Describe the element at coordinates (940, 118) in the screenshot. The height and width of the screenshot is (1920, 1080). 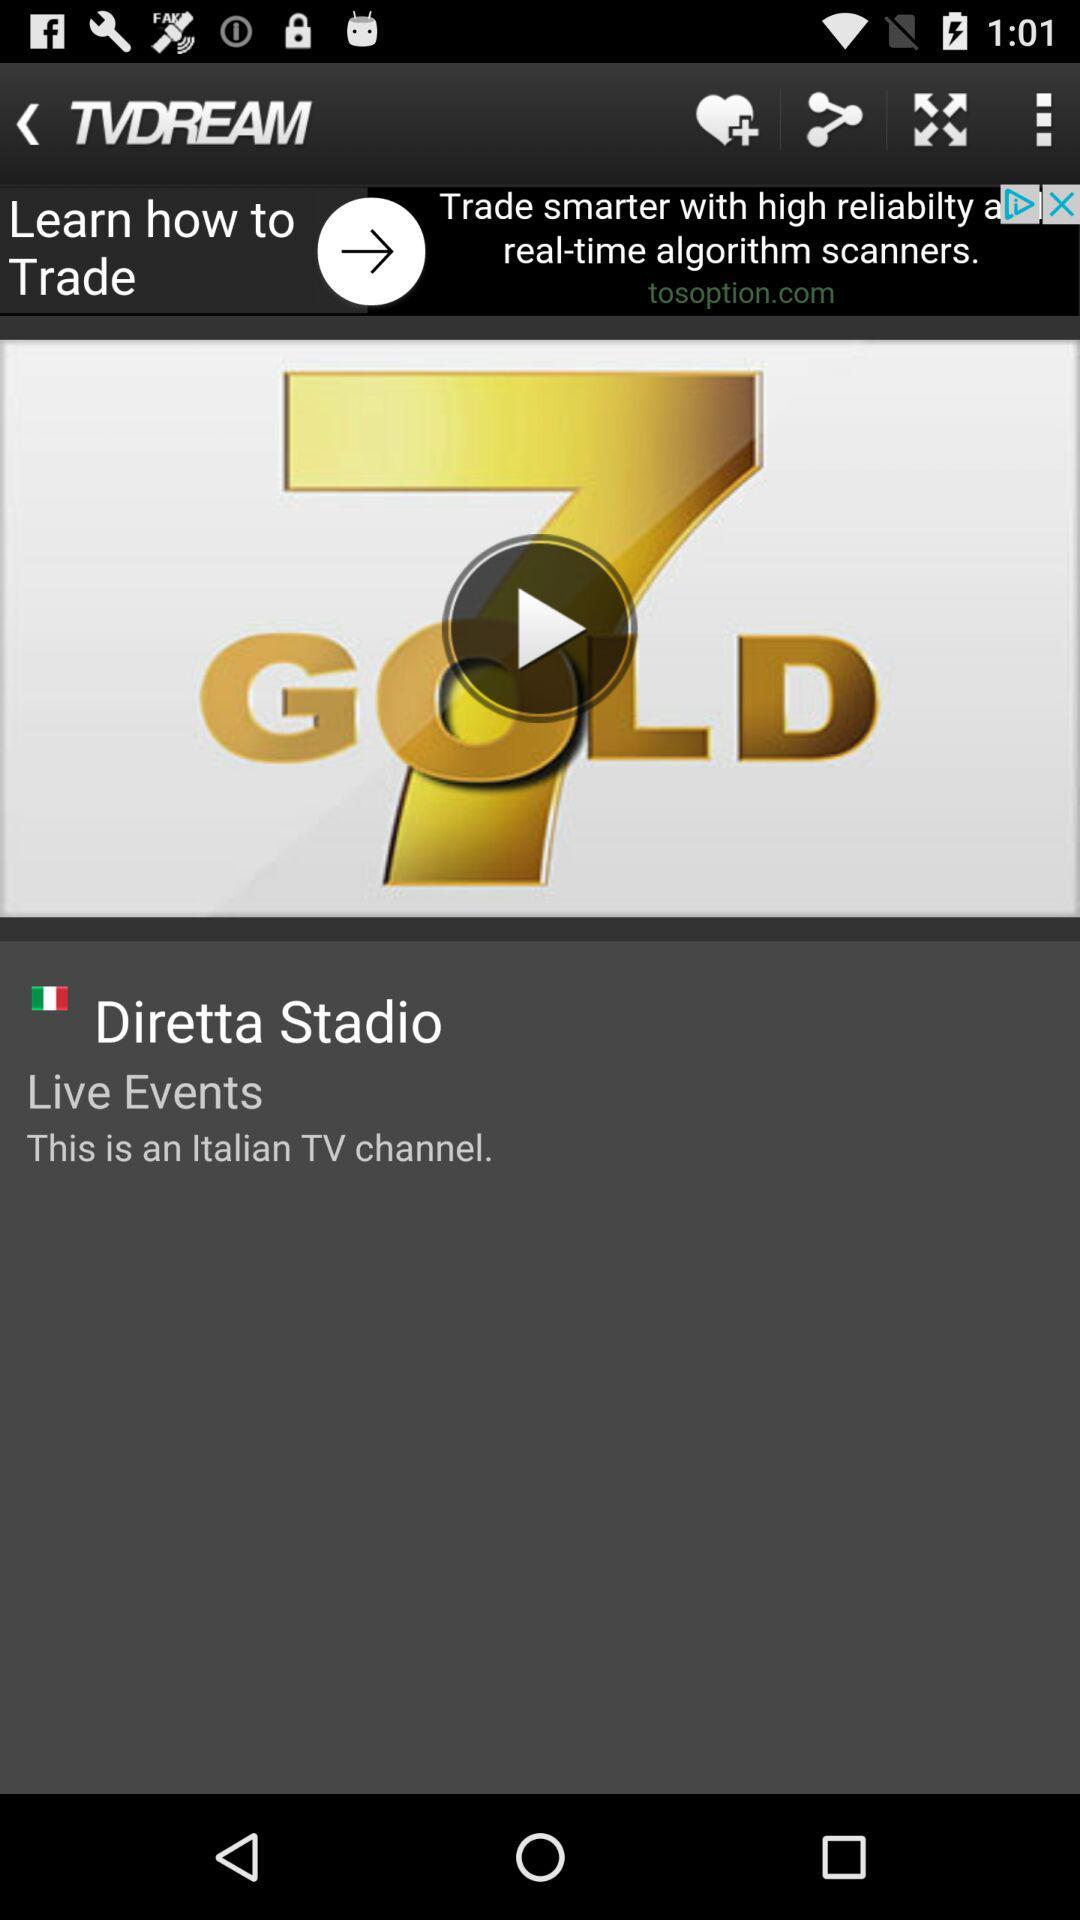
I see `icon left to three vertical dot icon at the top right corner` at that location.